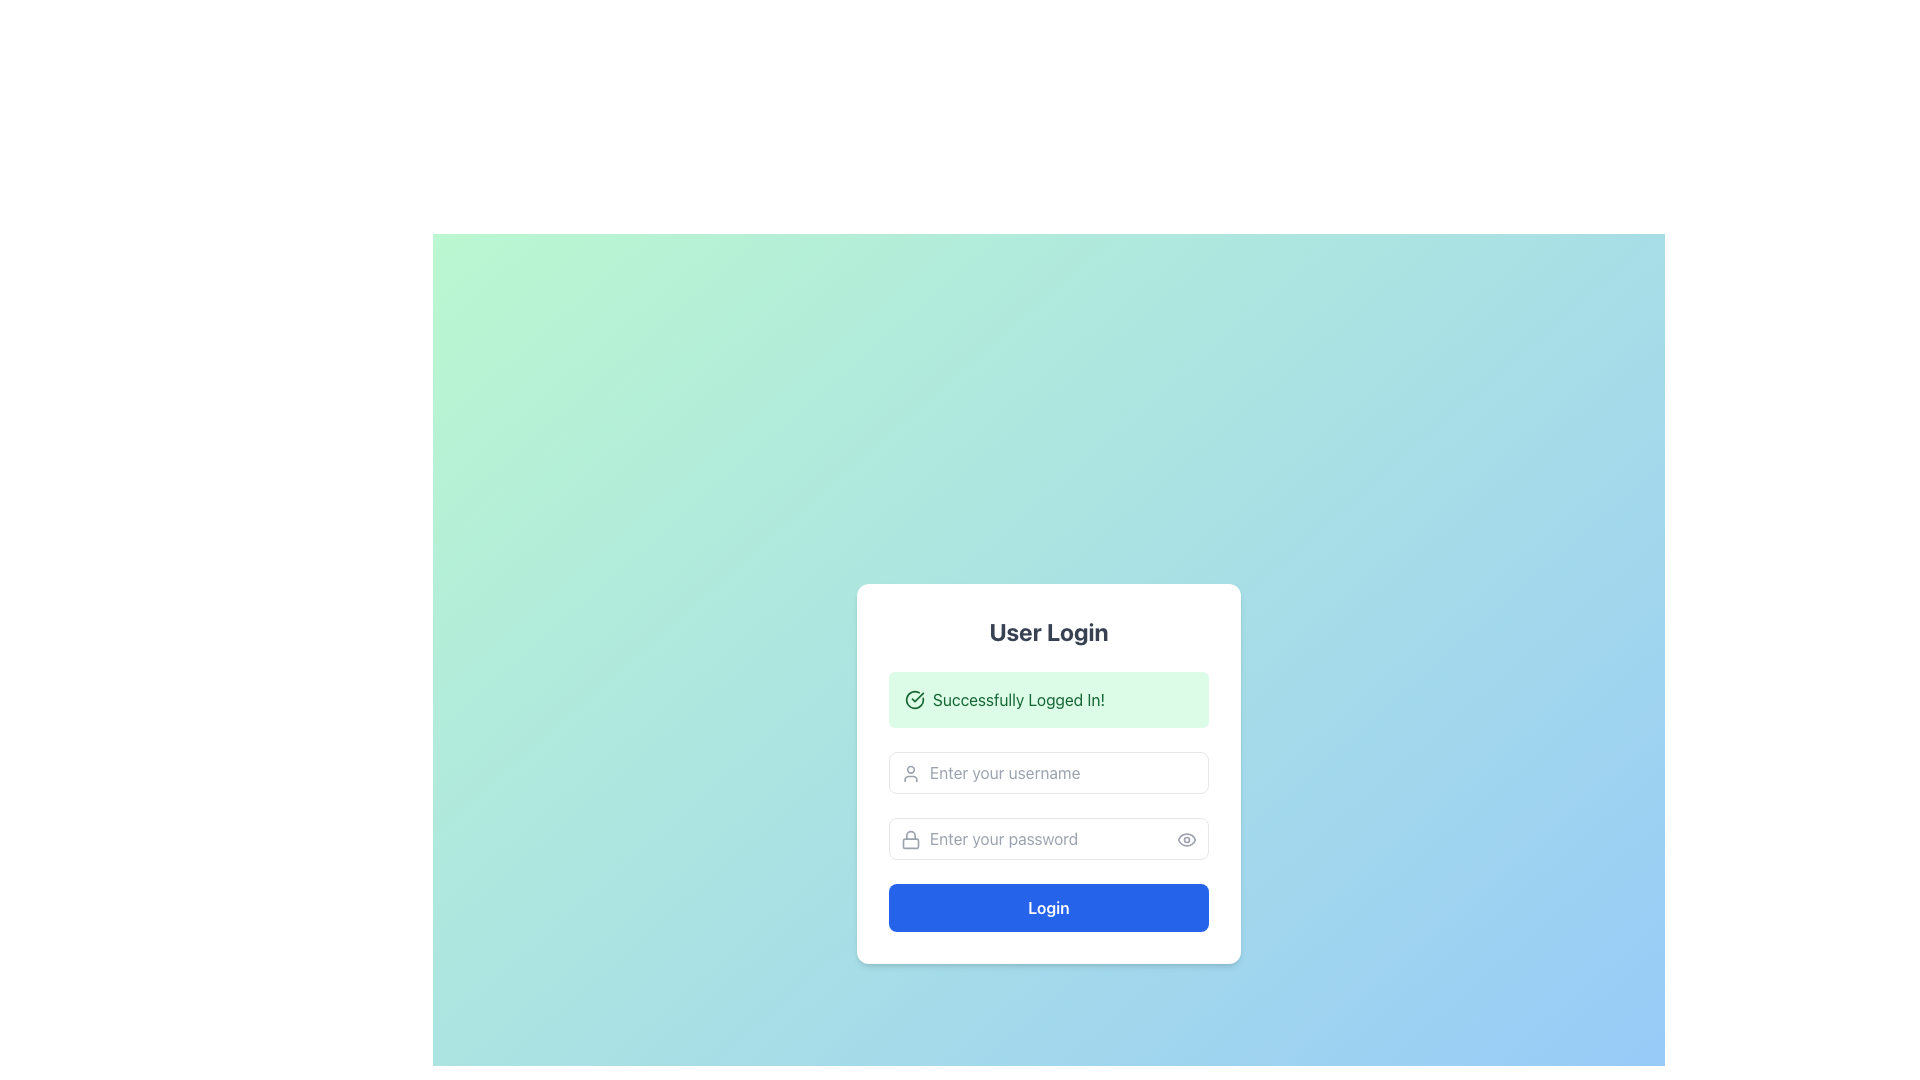 Image resolution: width=1920 pixels, height=1080 pixels. I want to click on the password icon, which is located to the left side near the top edge of the password input field, providing a visual cue for password entry, so click(910, 840).